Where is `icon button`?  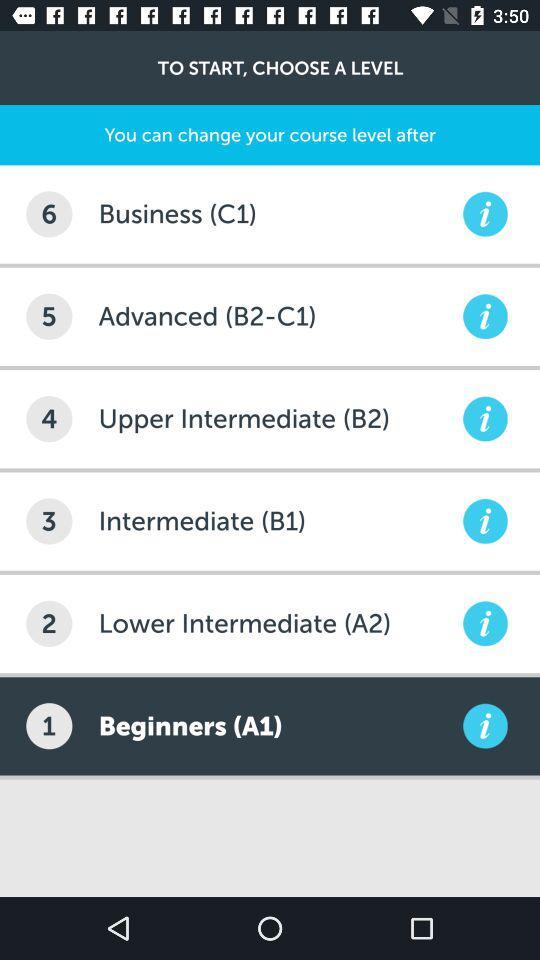
icon button is located at coordinates (484, 316).